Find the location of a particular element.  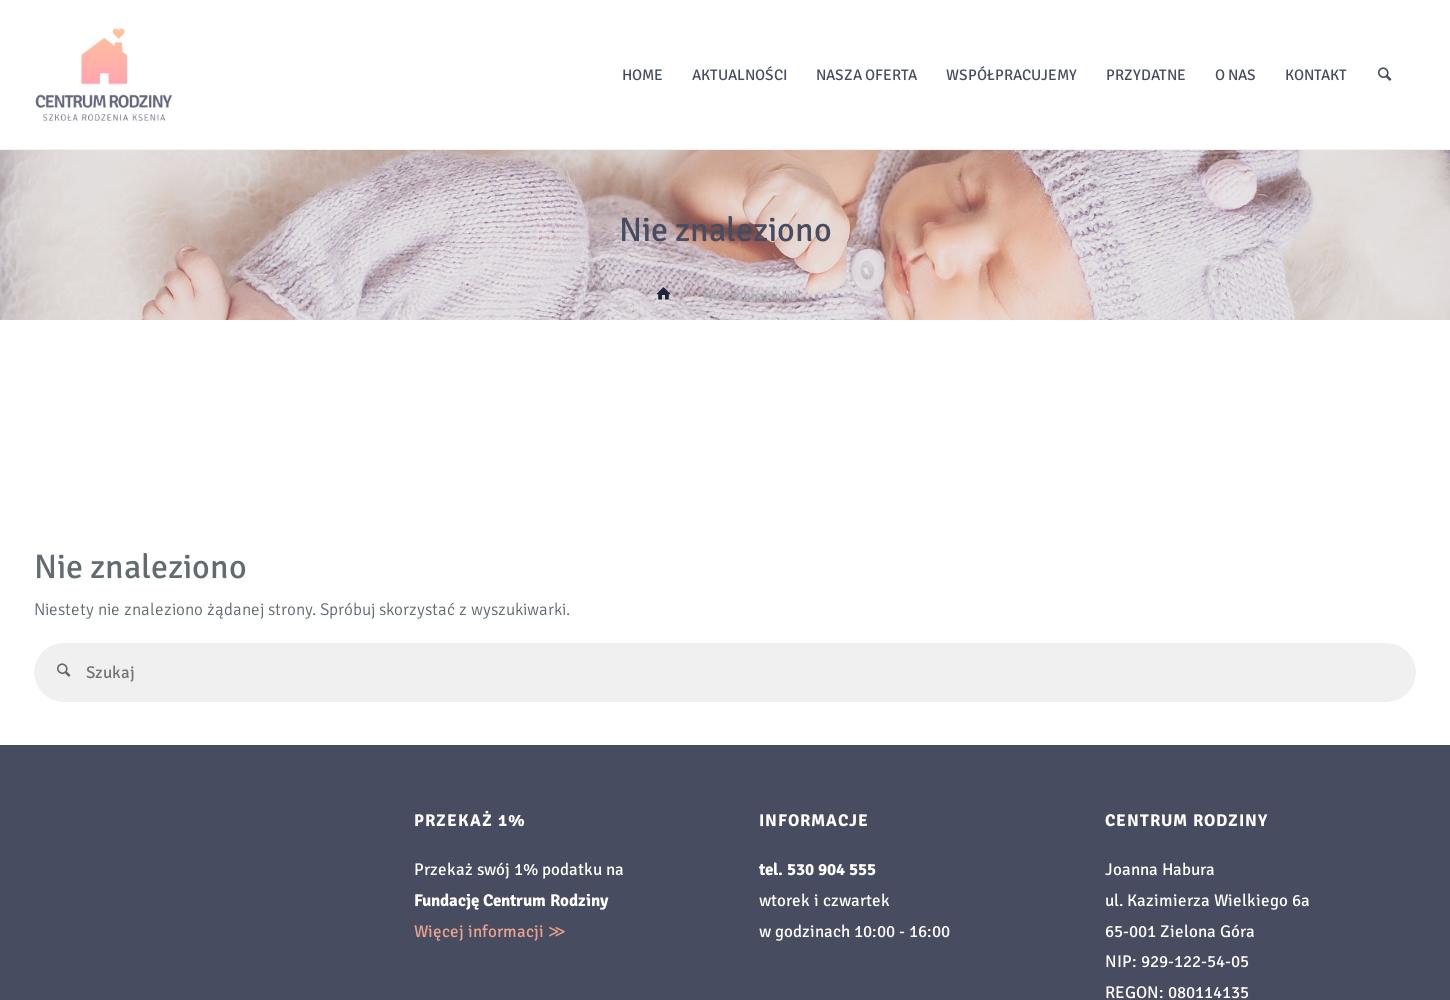

'65-001 Zielona Góra' is located at coordinates (1177, 930).